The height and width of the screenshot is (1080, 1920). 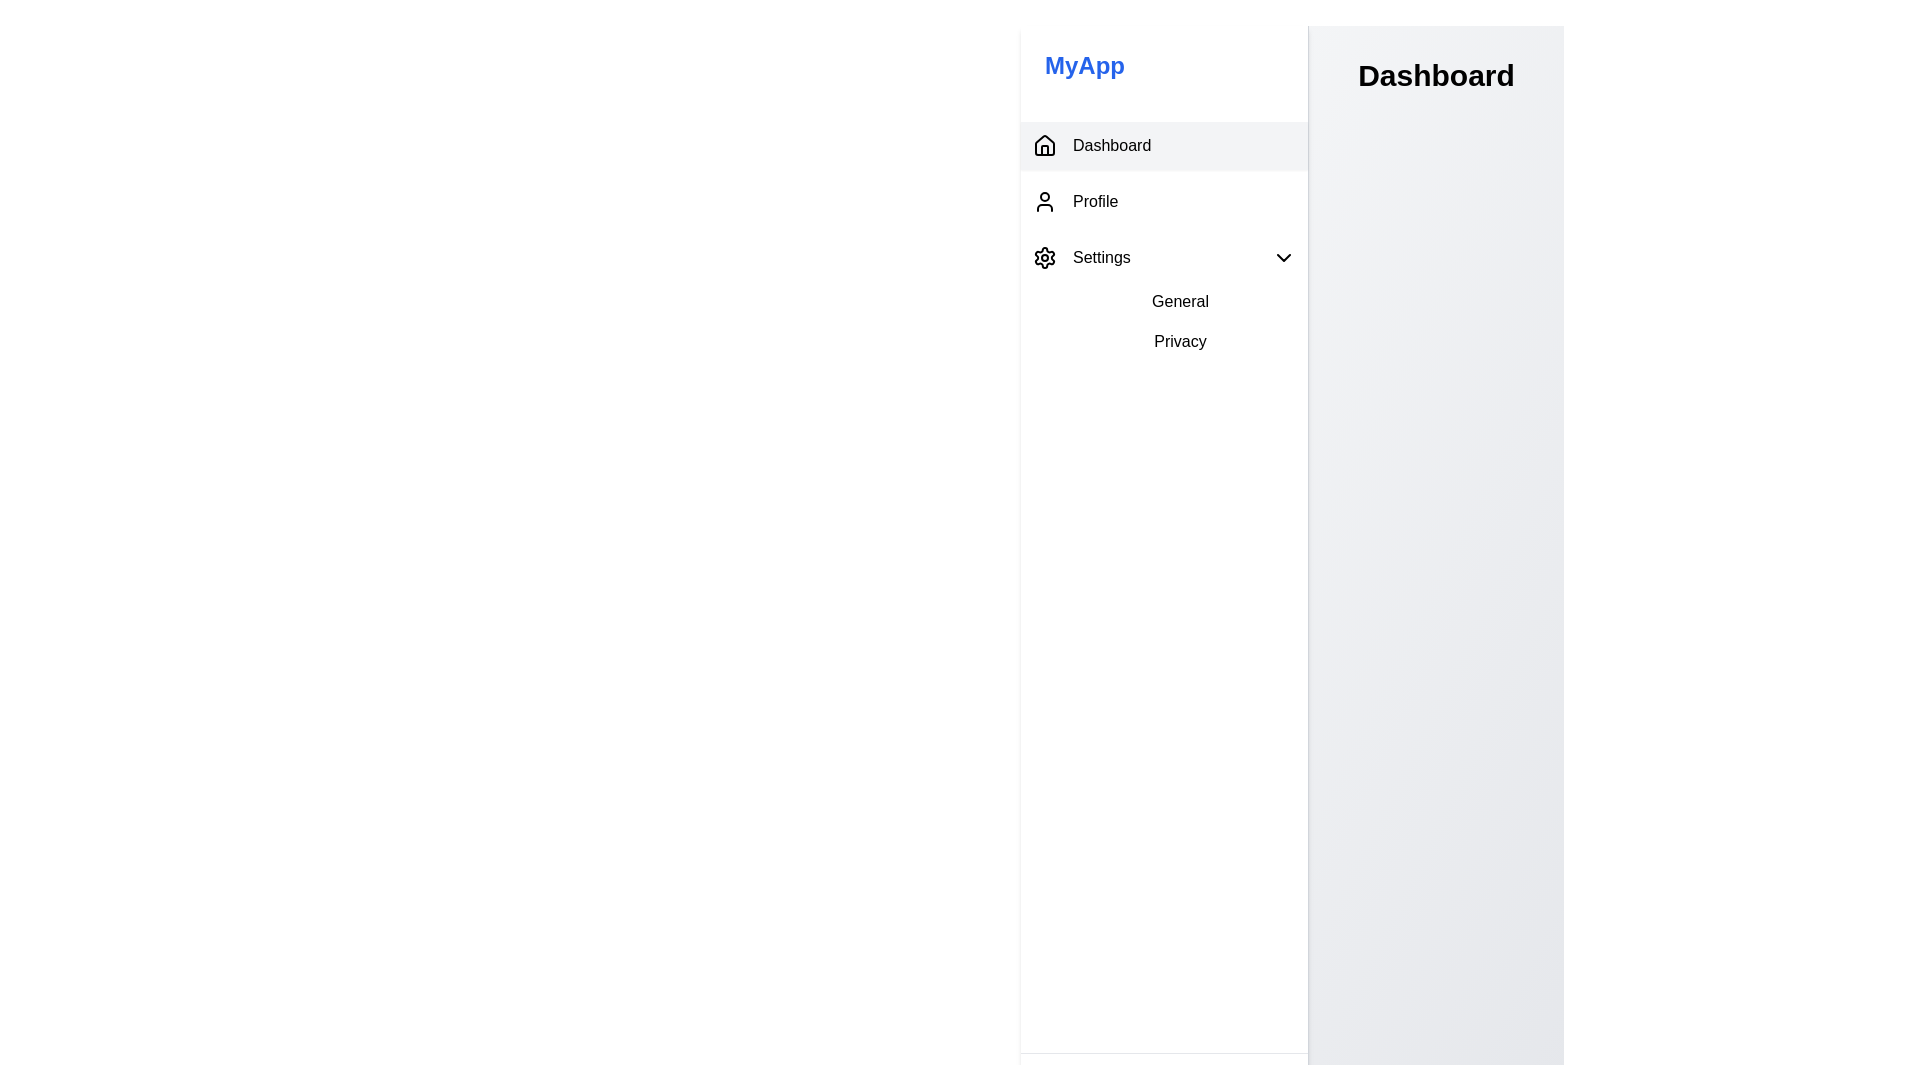 I want to click on the interactive label or text link related to privacy settings located in the left-side navigation menu under 'Settings', which is the second item below 'General', so click(x=1180, y=341).